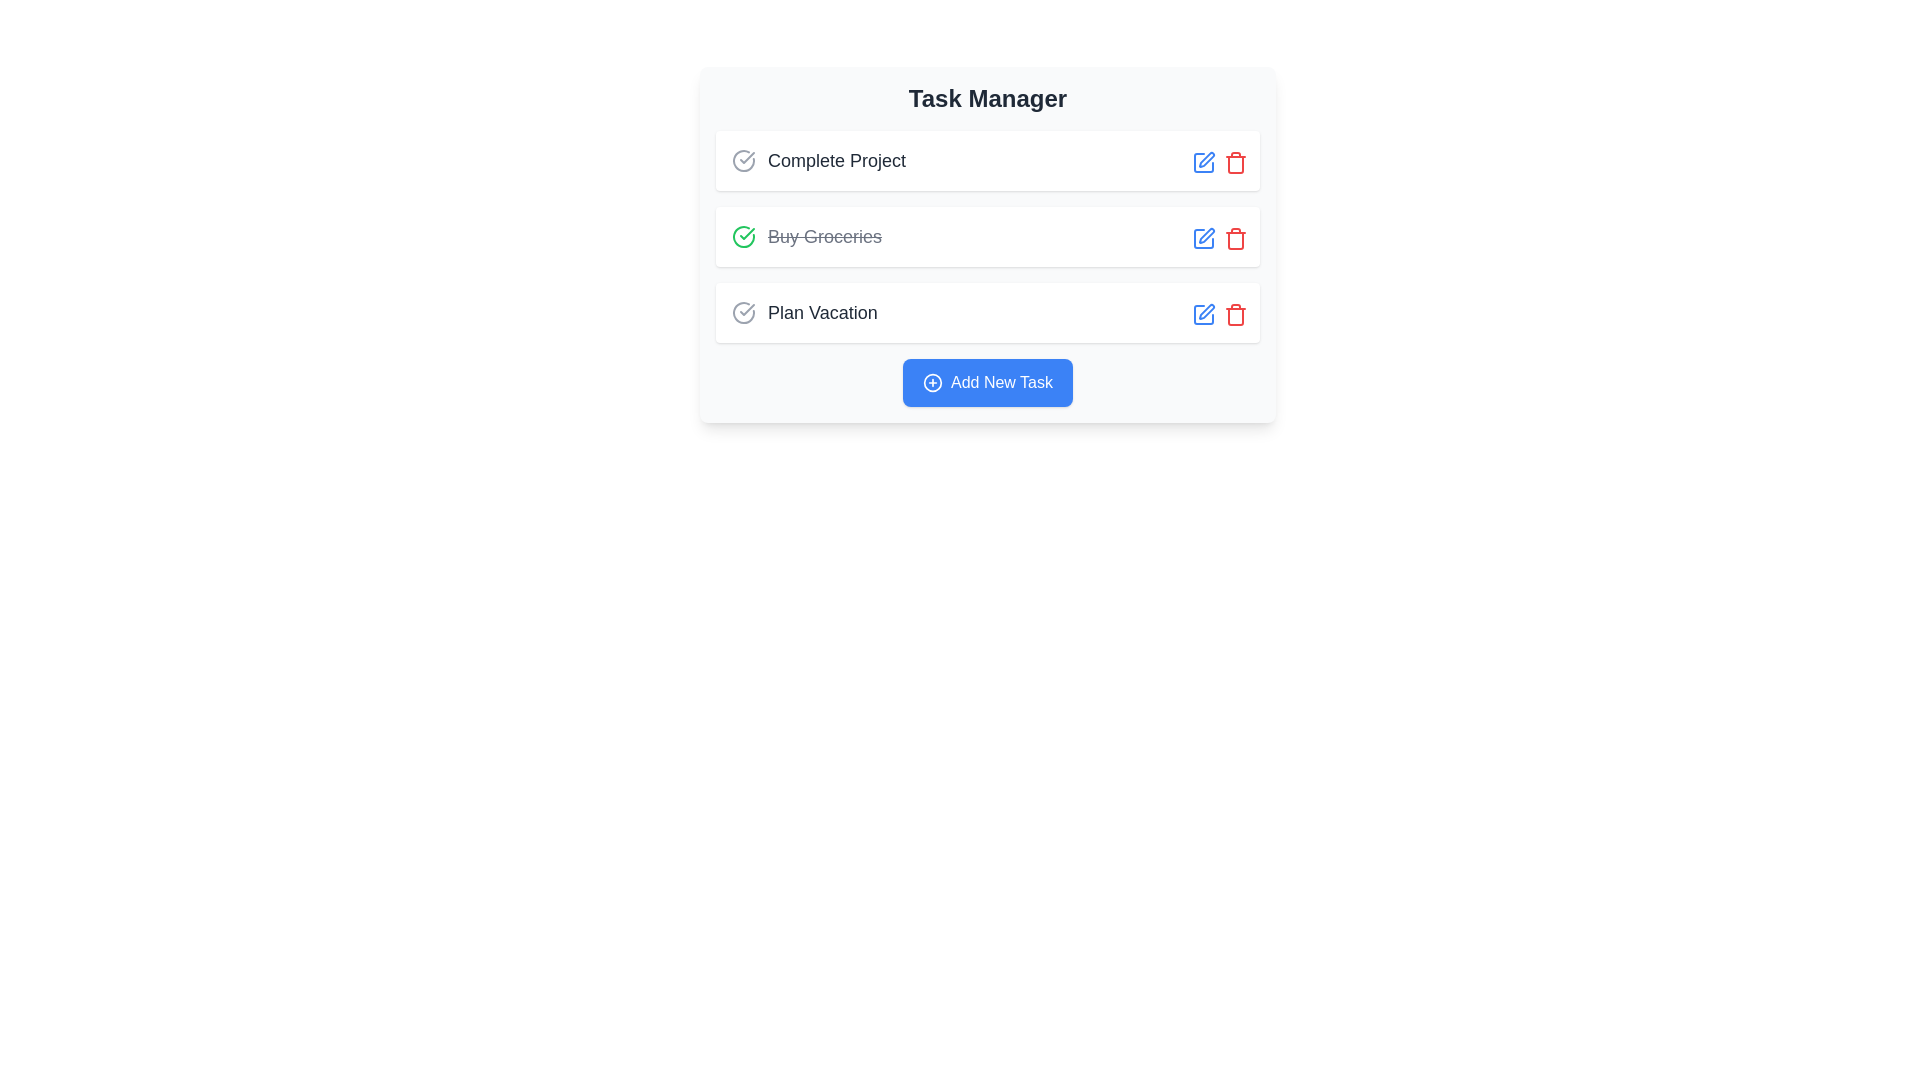  What do you see at coordinates (837, 160) in the screenshot?
I see `the title label of the topmost task in the task list, which is positioned to the right of a circular status icon` at bounding box center [837, 160].